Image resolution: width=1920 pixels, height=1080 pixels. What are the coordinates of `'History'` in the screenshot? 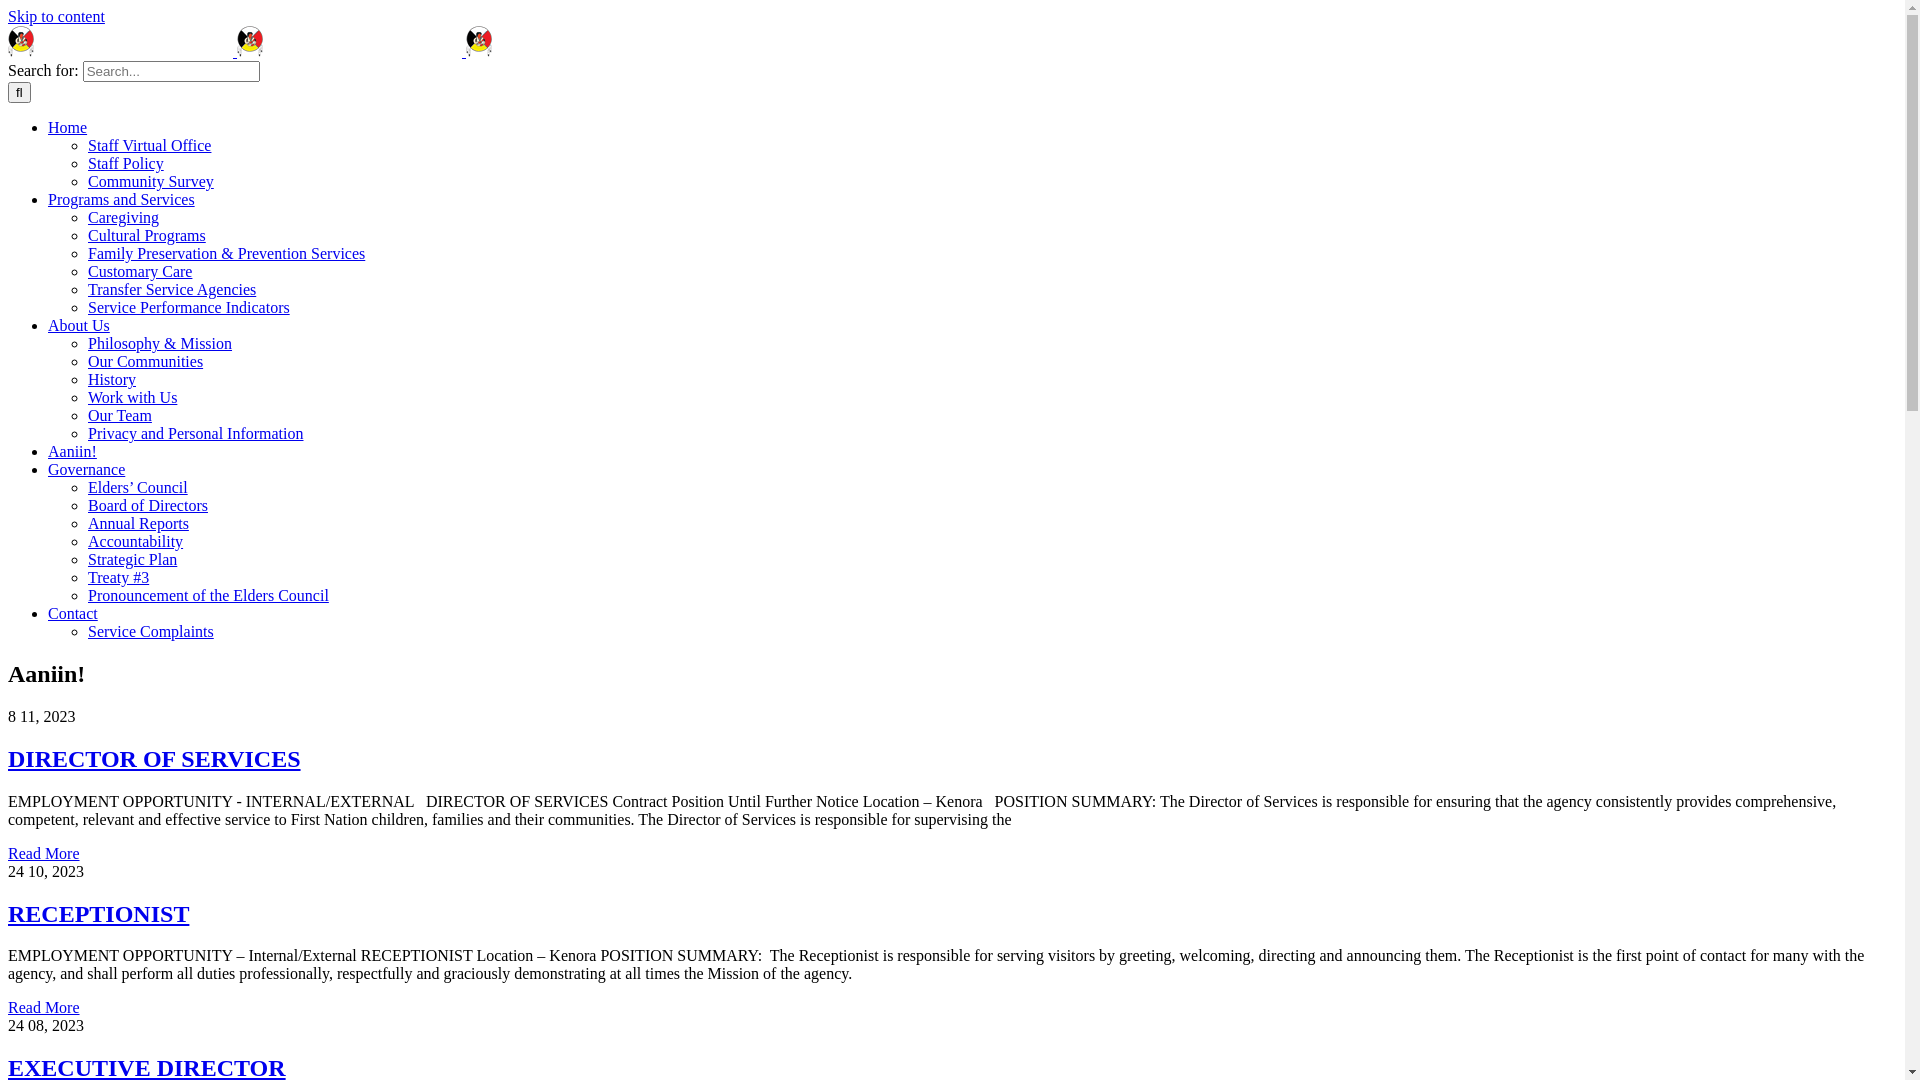 It's located at (110, 379).